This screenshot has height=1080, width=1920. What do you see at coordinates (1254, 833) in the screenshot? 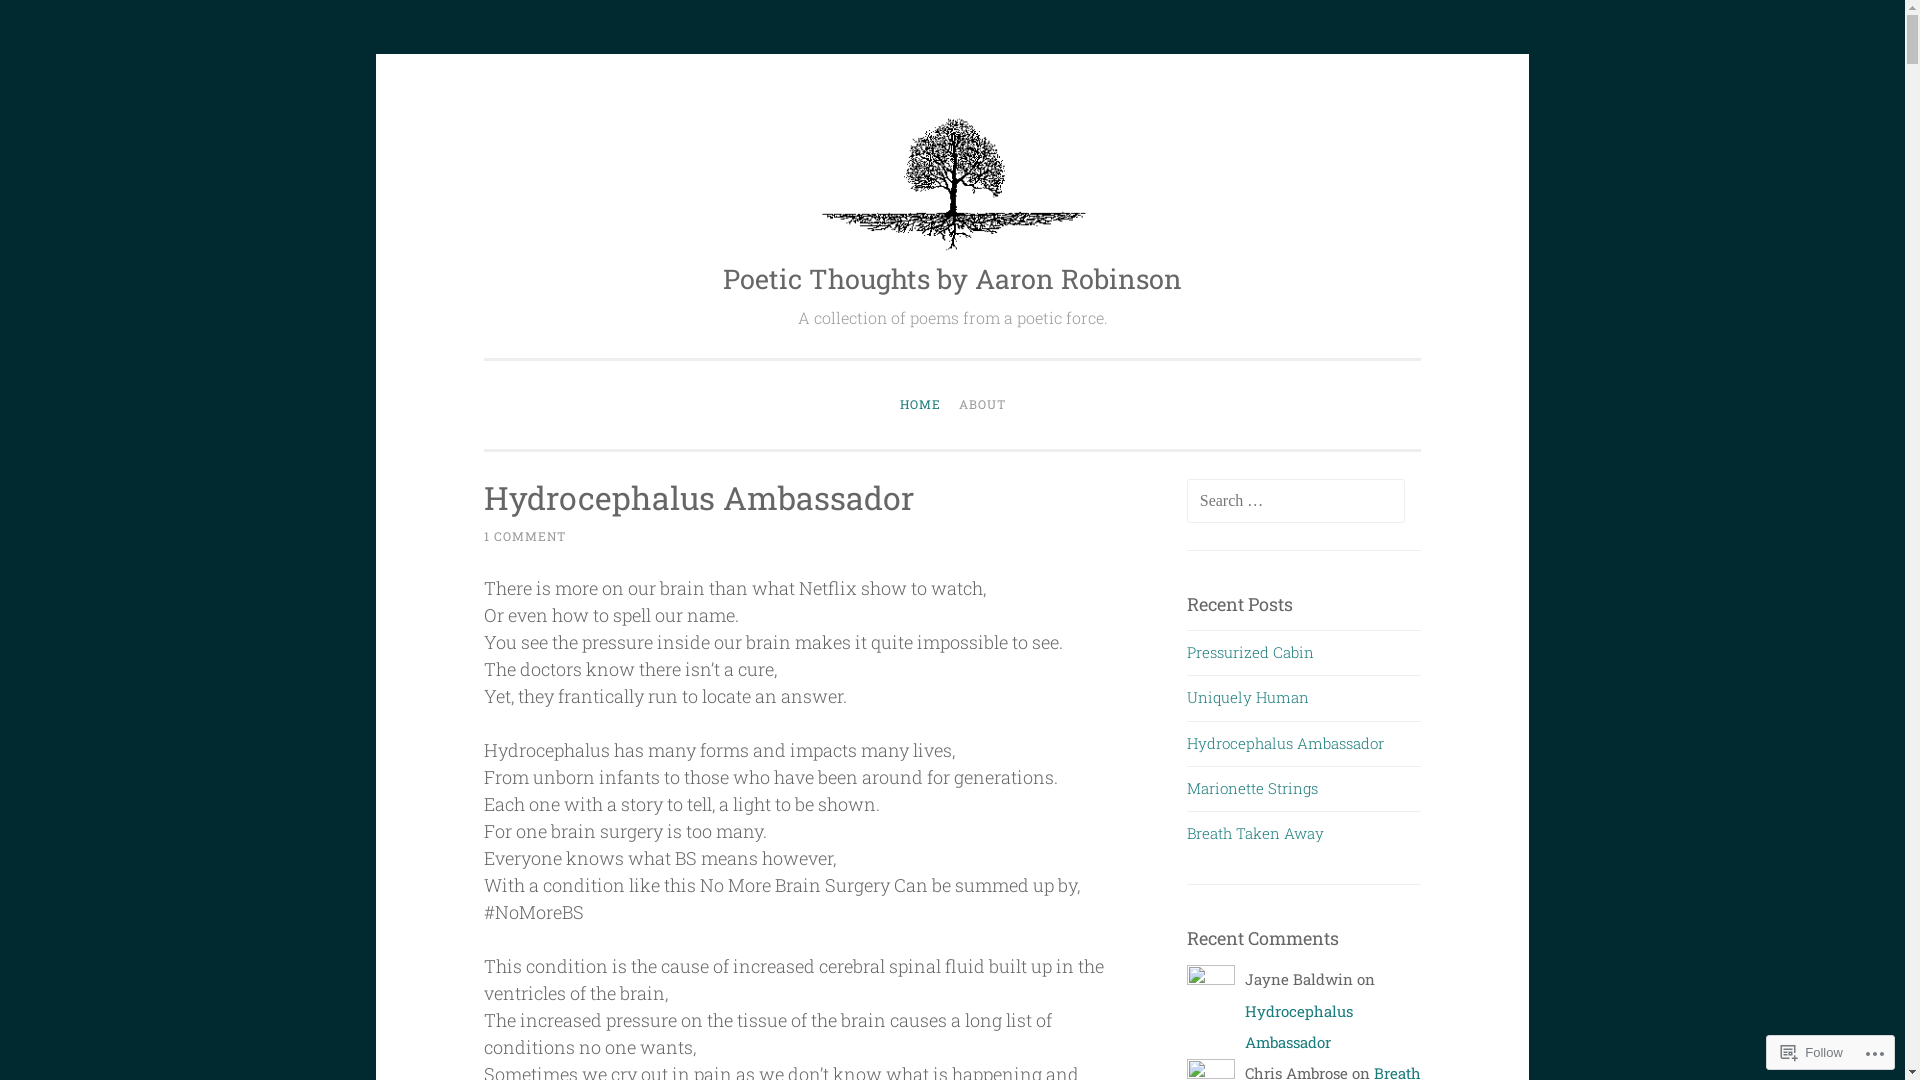
I see `'Breath Taken Away'` at bounding box center [1254, 833].